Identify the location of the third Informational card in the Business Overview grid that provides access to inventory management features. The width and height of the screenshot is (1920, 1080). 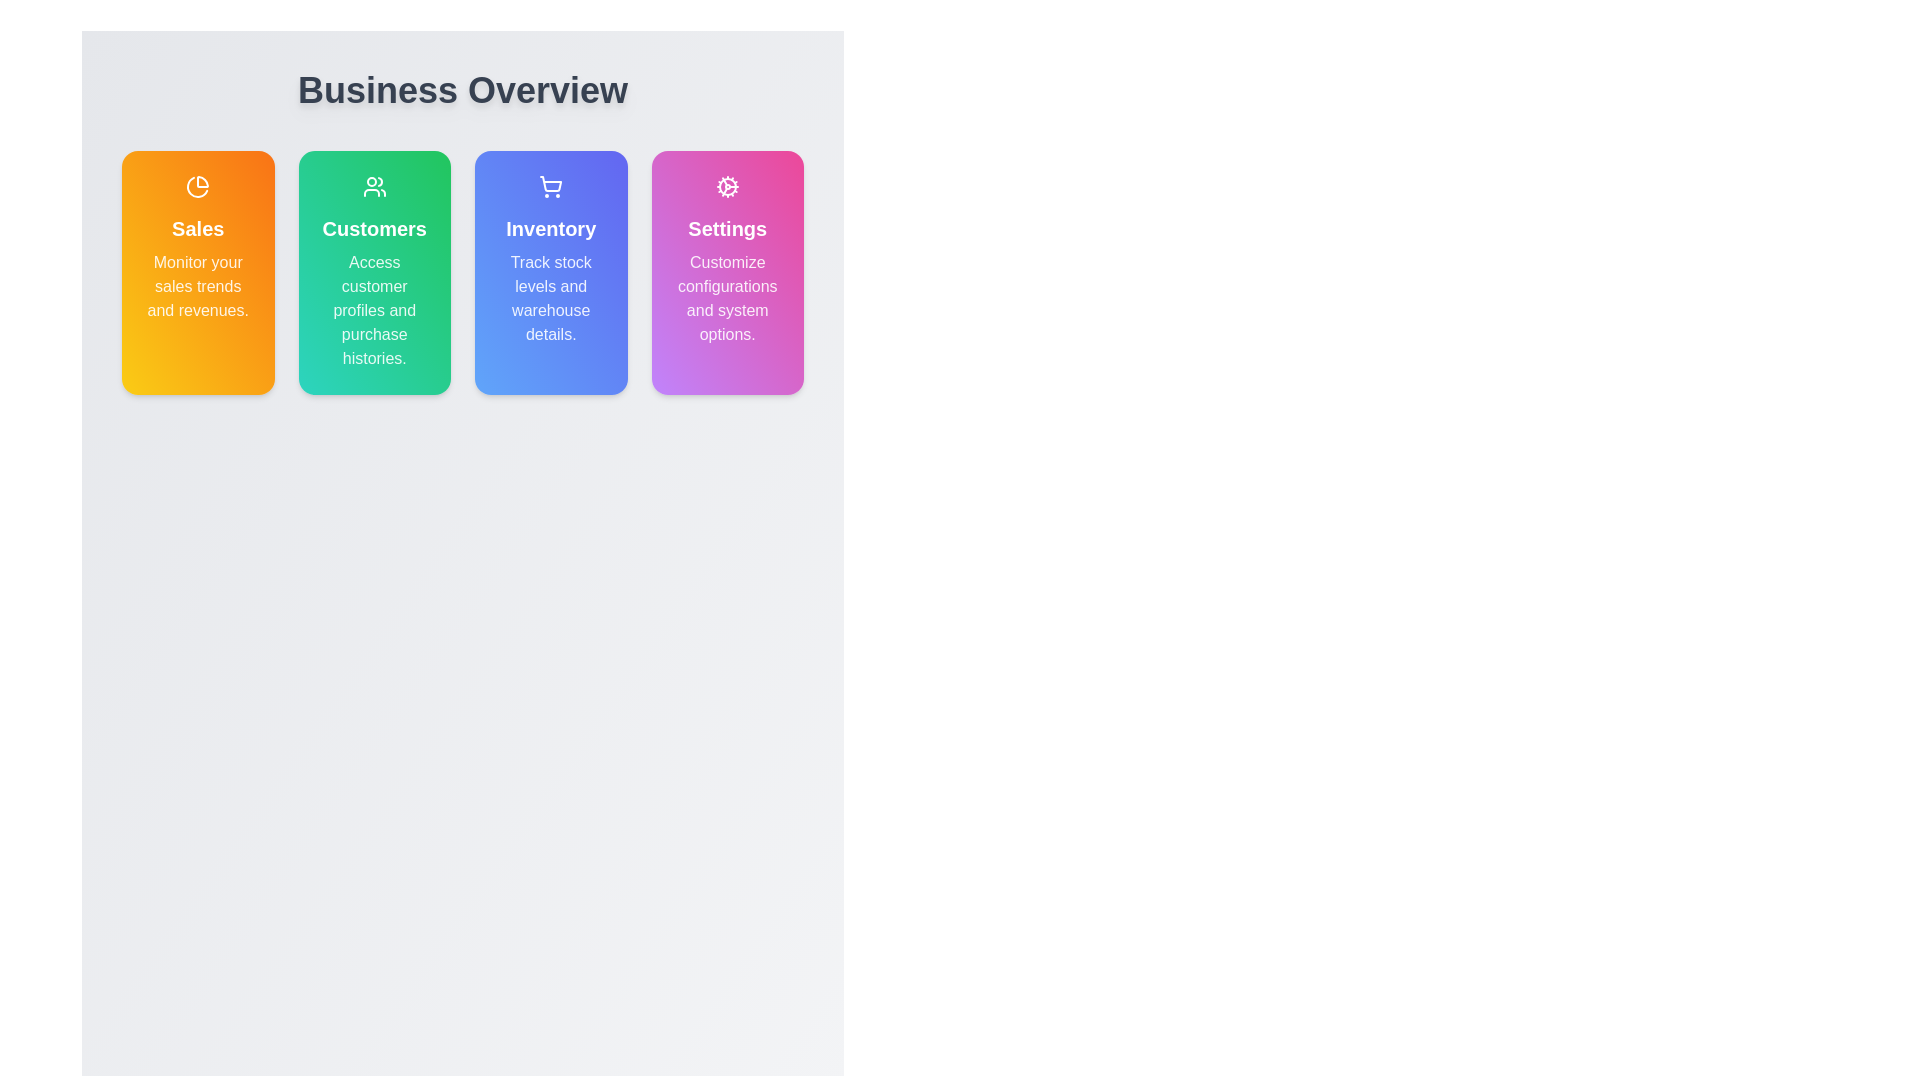
(551, 273).